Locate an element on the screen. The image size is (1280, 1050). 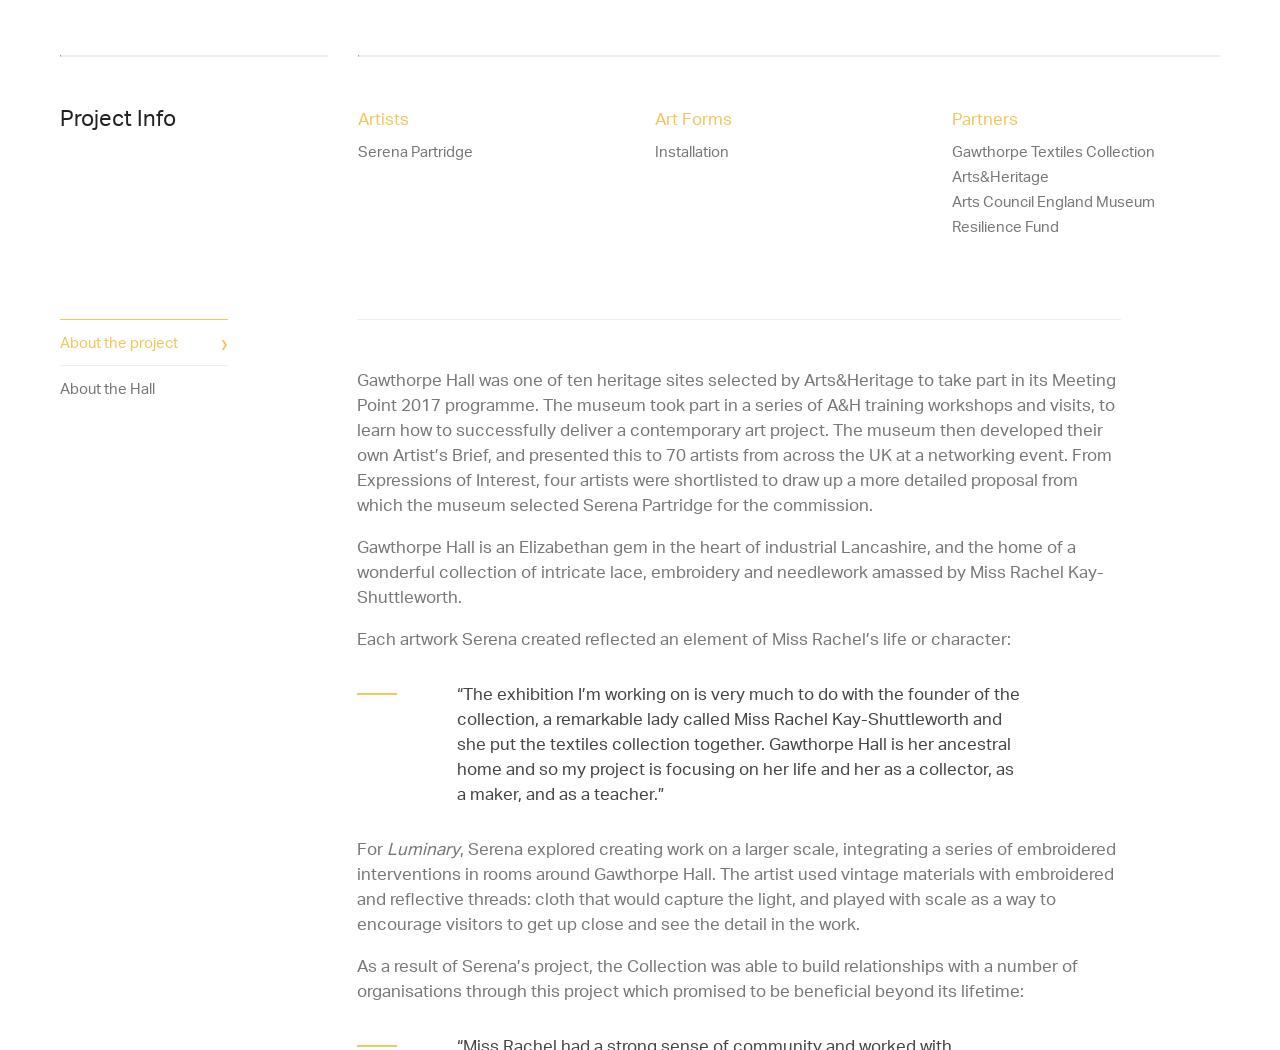
', Serena explored creating work on a larger scale, integrating a series of embroidered interventions in rooms around Gawthorpe Hall. The artist used vintage materials with embroidered and reflective threads: cloth that would capture the light, and played with scale as a way to encourage visitors to get up close and see the detail in the work.' is located at coordinates (735, 884).